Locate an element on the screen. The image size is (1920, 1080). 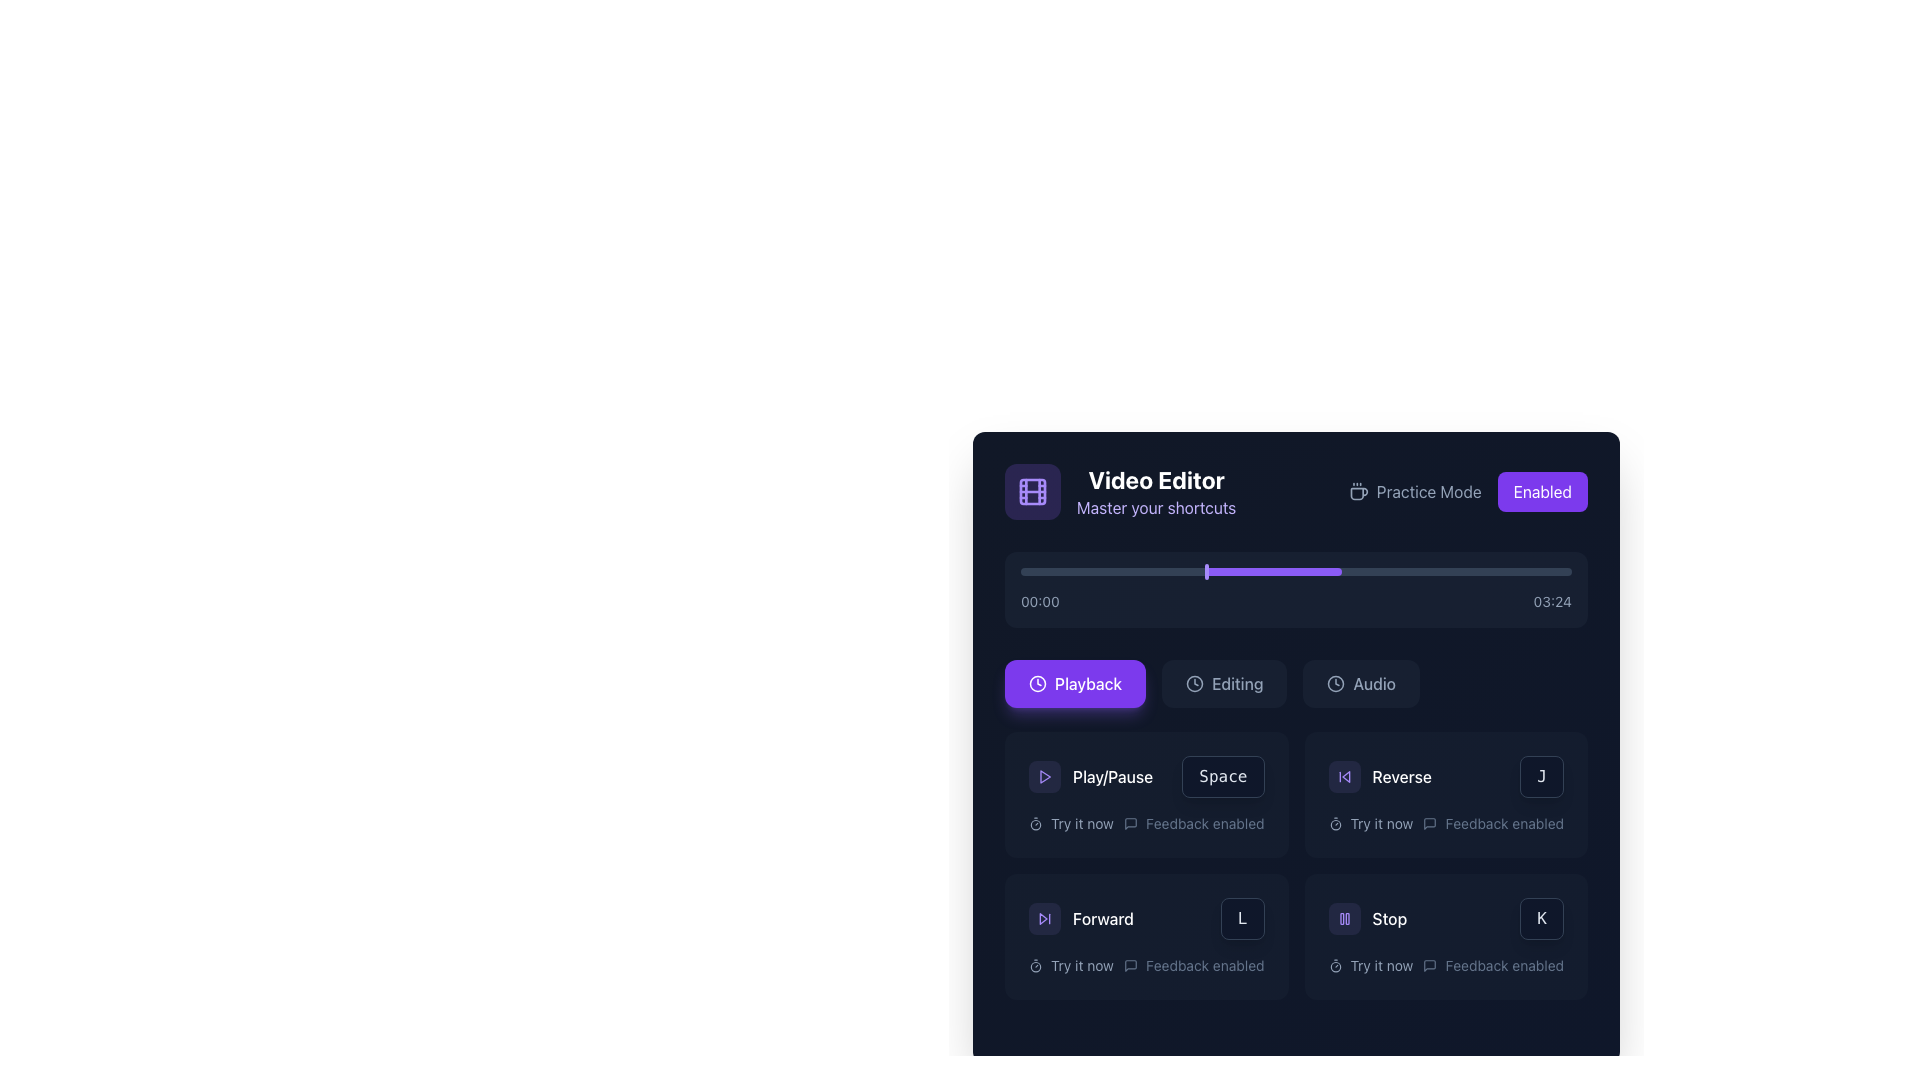
the feedback icon located to the left of the 'Feedback enabled' text within the 'Reverse' section of the interface is located at coordinates (1429, 824).